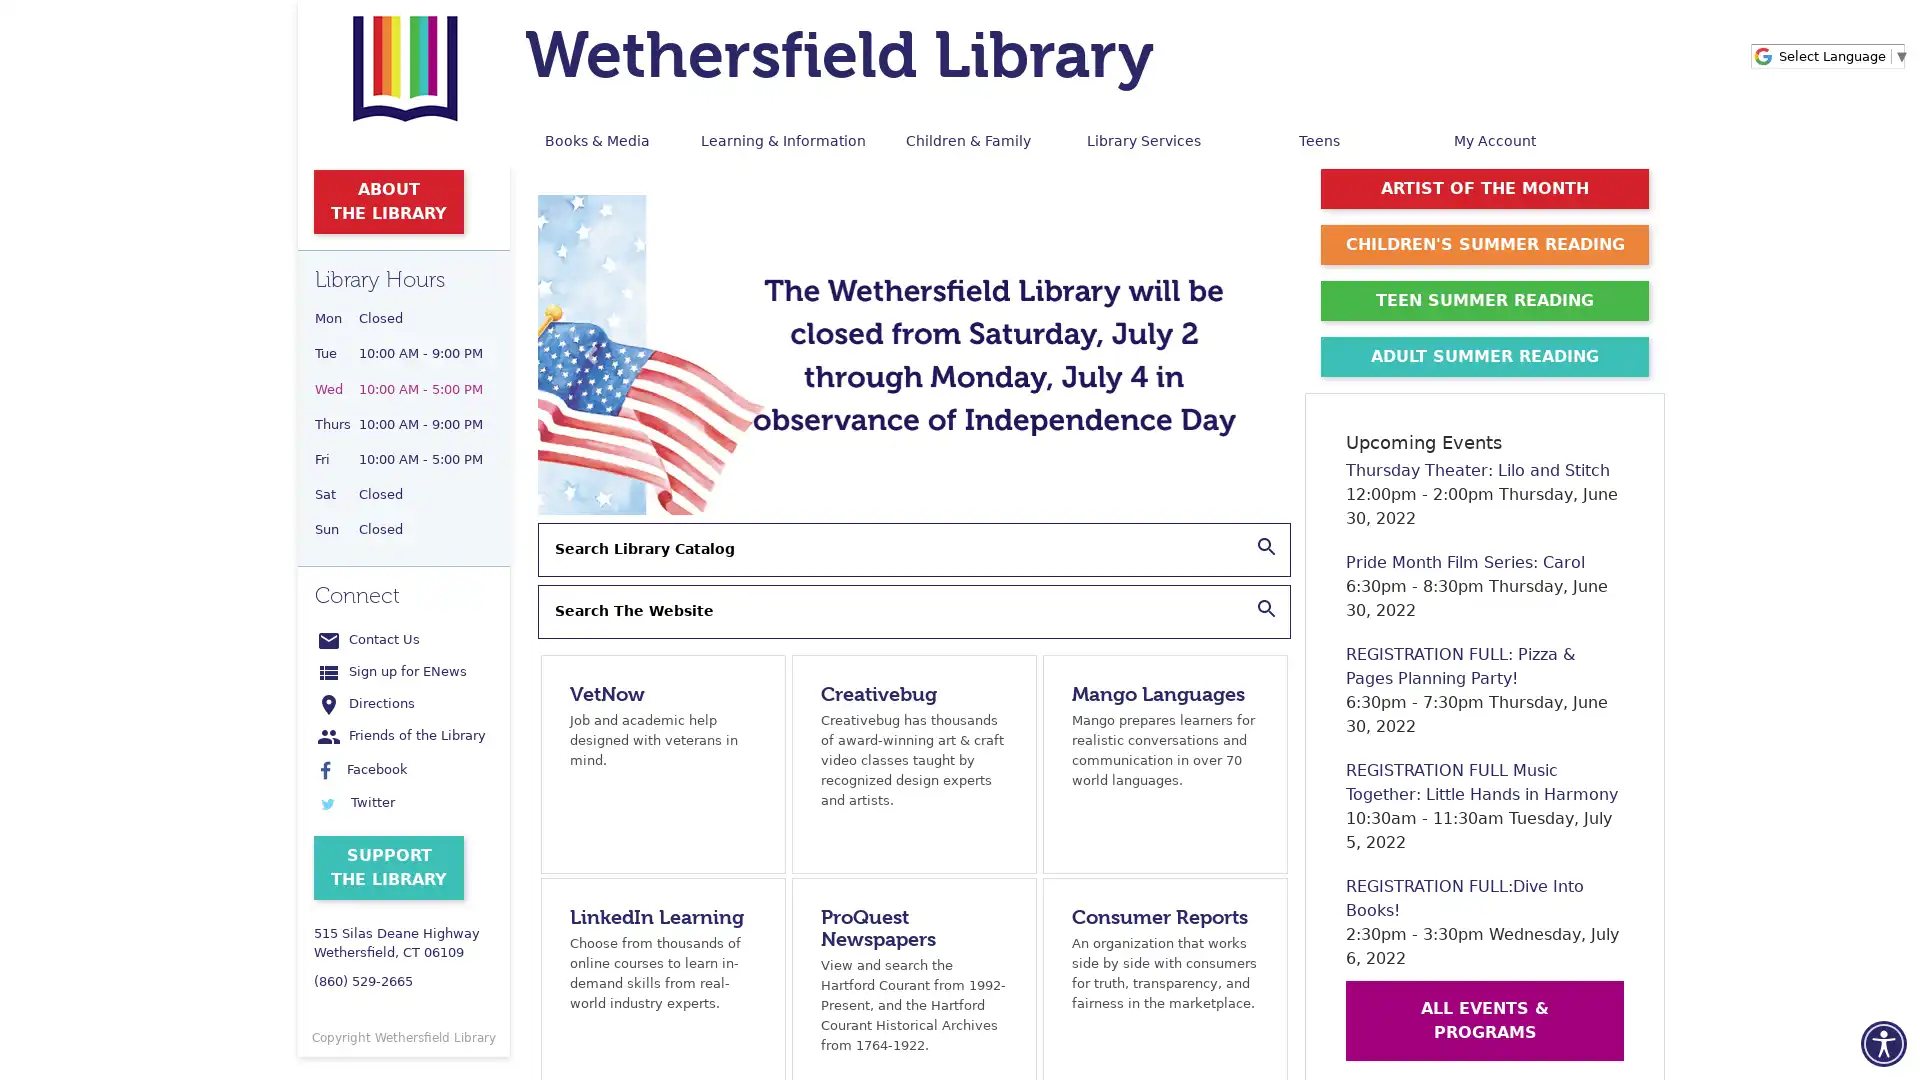 The image size is (1920, 1080). Describe the element at coordinates (593, 353) in the screenshot. I see `Previous` at that location.